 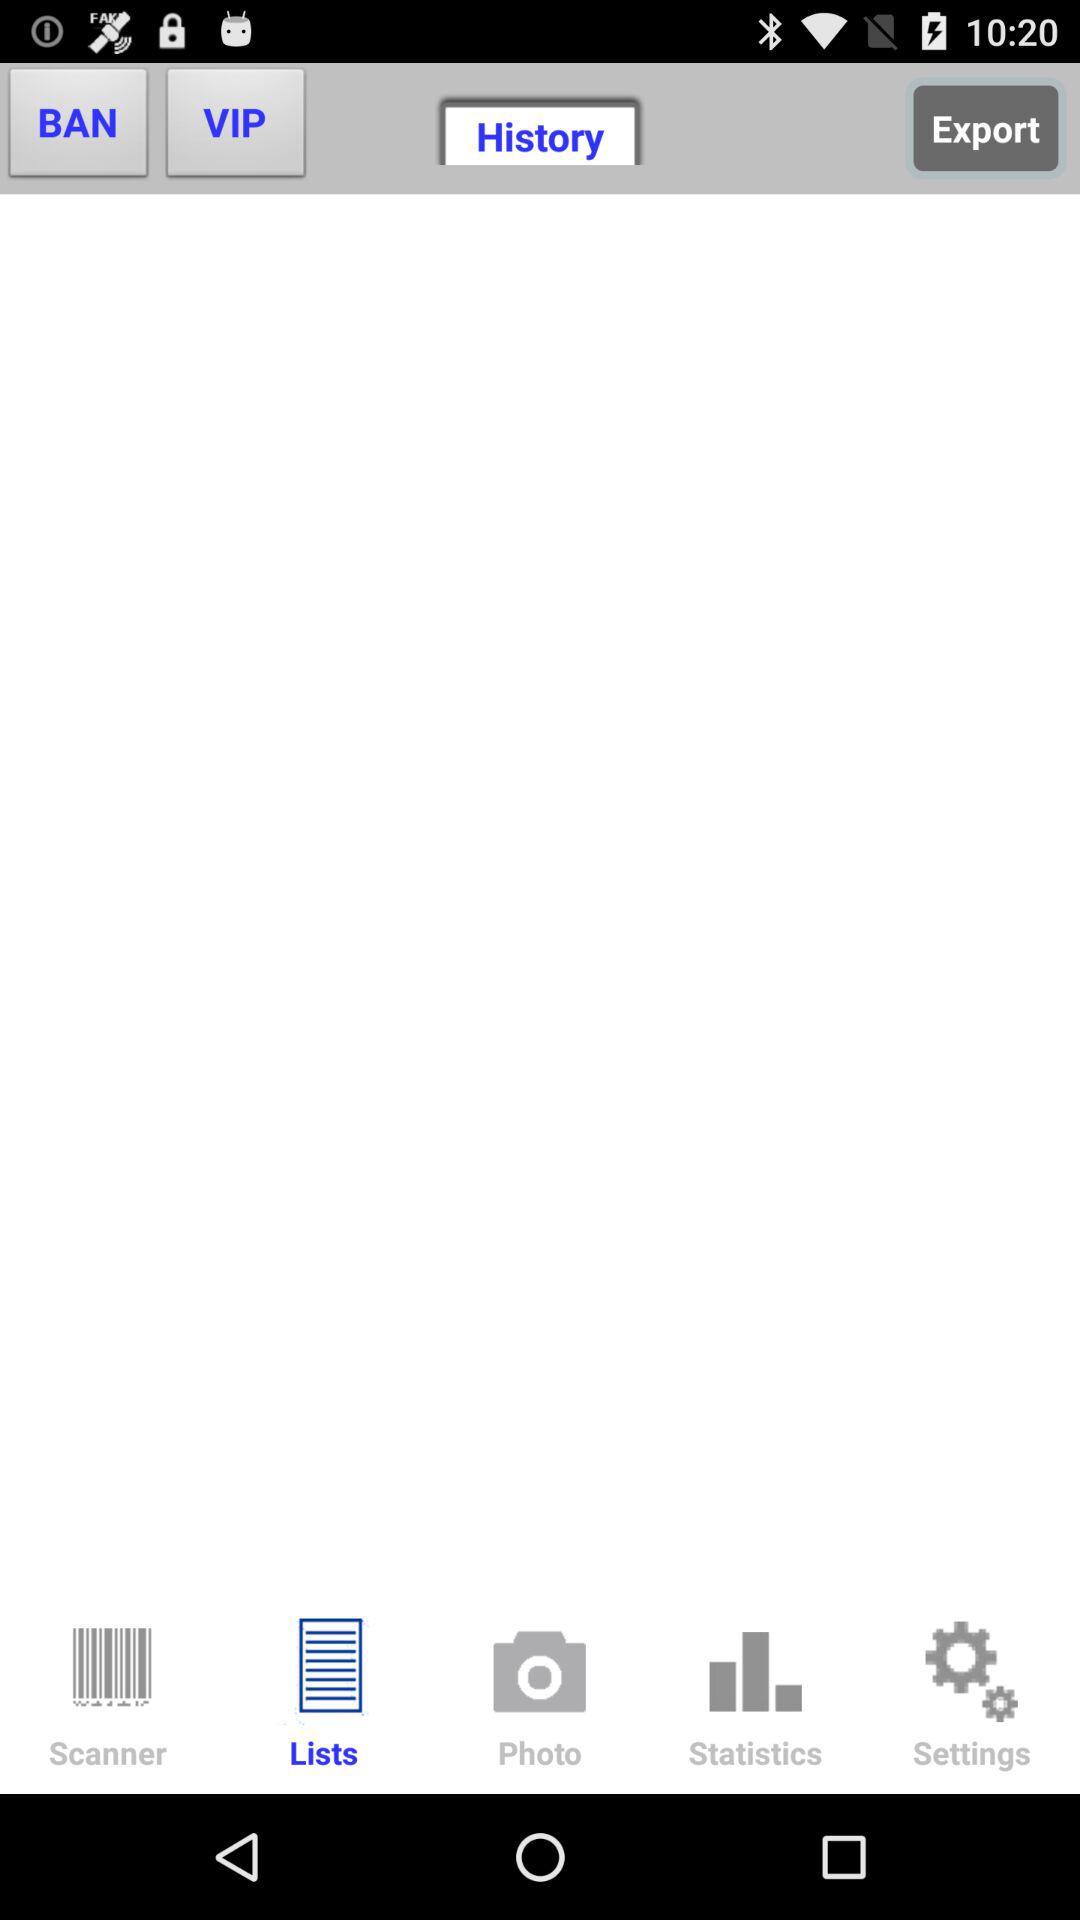 What do you see at coordinates (77, 127) in the screenshot?
I see `button to the left of the vip item` at bounding box center [77, 127].